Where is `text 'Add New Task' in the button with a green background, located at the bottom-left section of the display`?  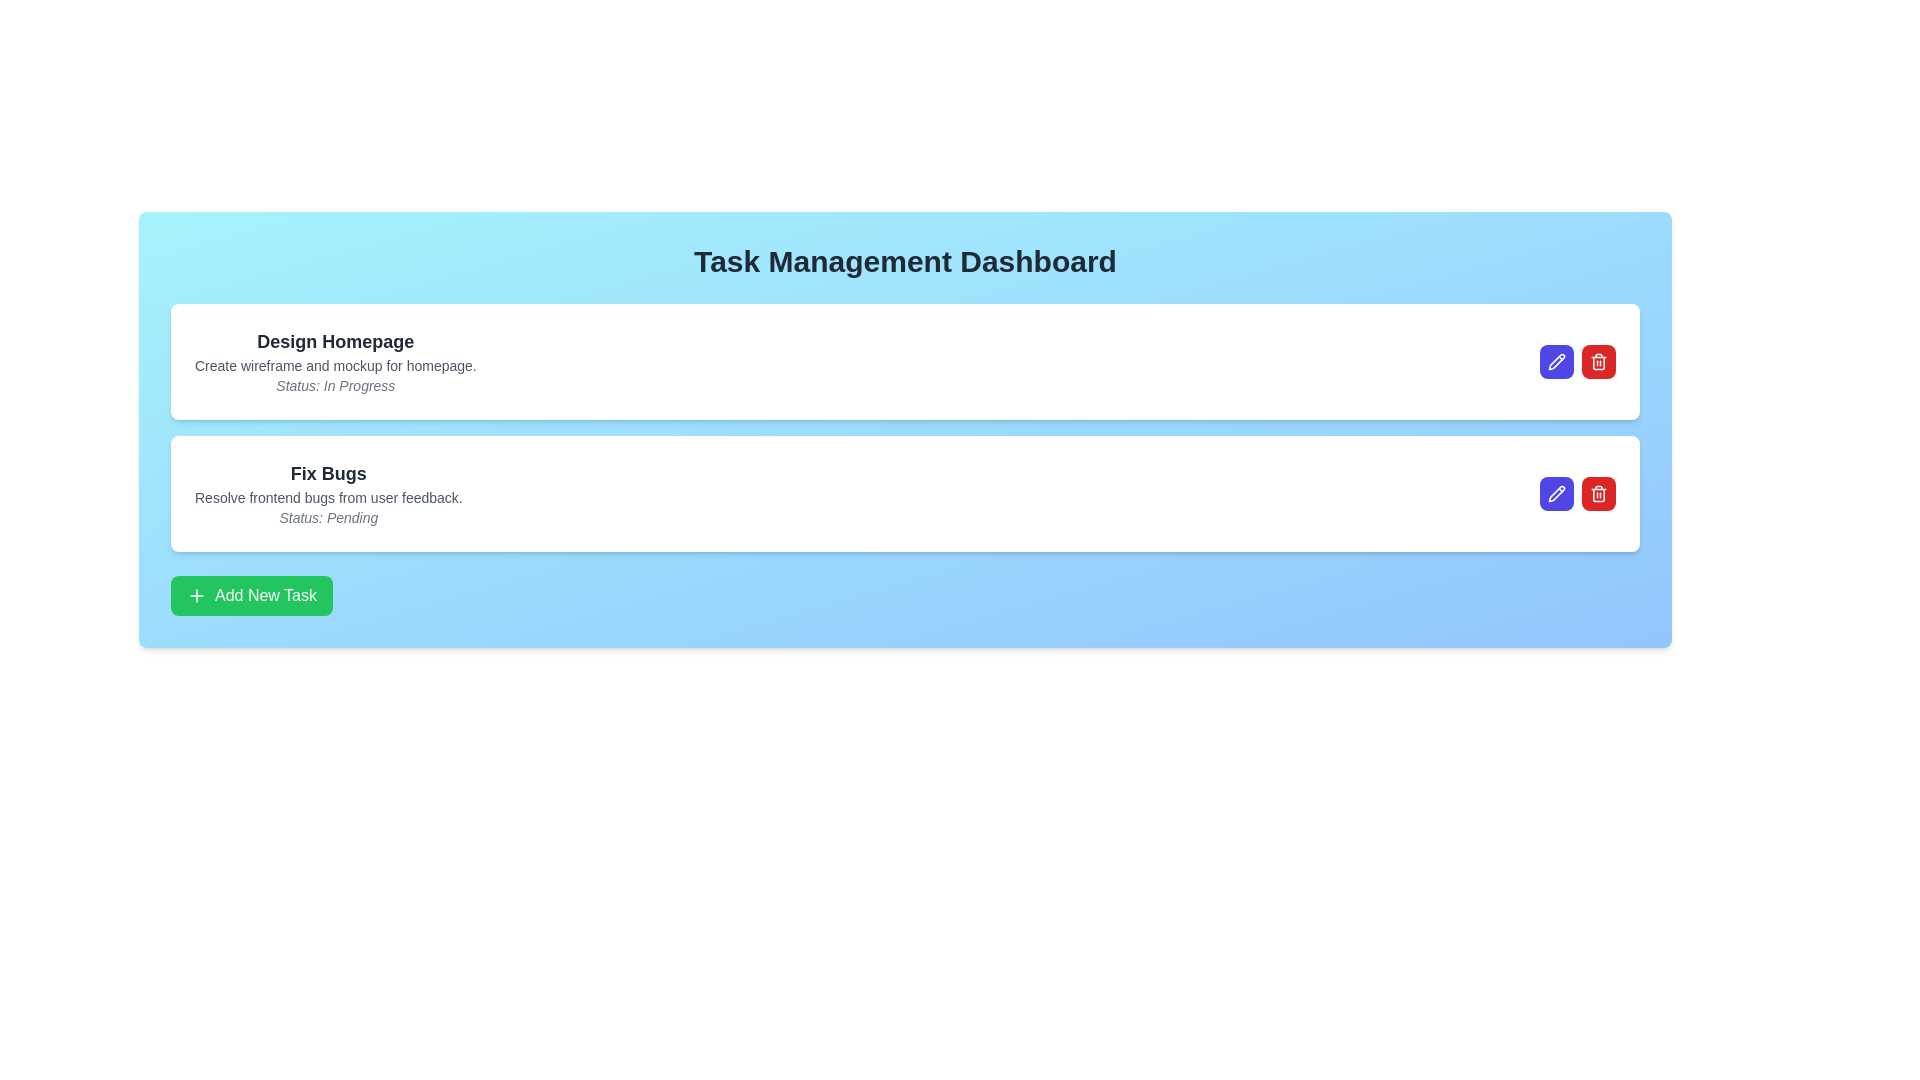 text 'Add New Task' in the button with a green background, located at the bottom-left section of the display is located at coordinates (264, 595).